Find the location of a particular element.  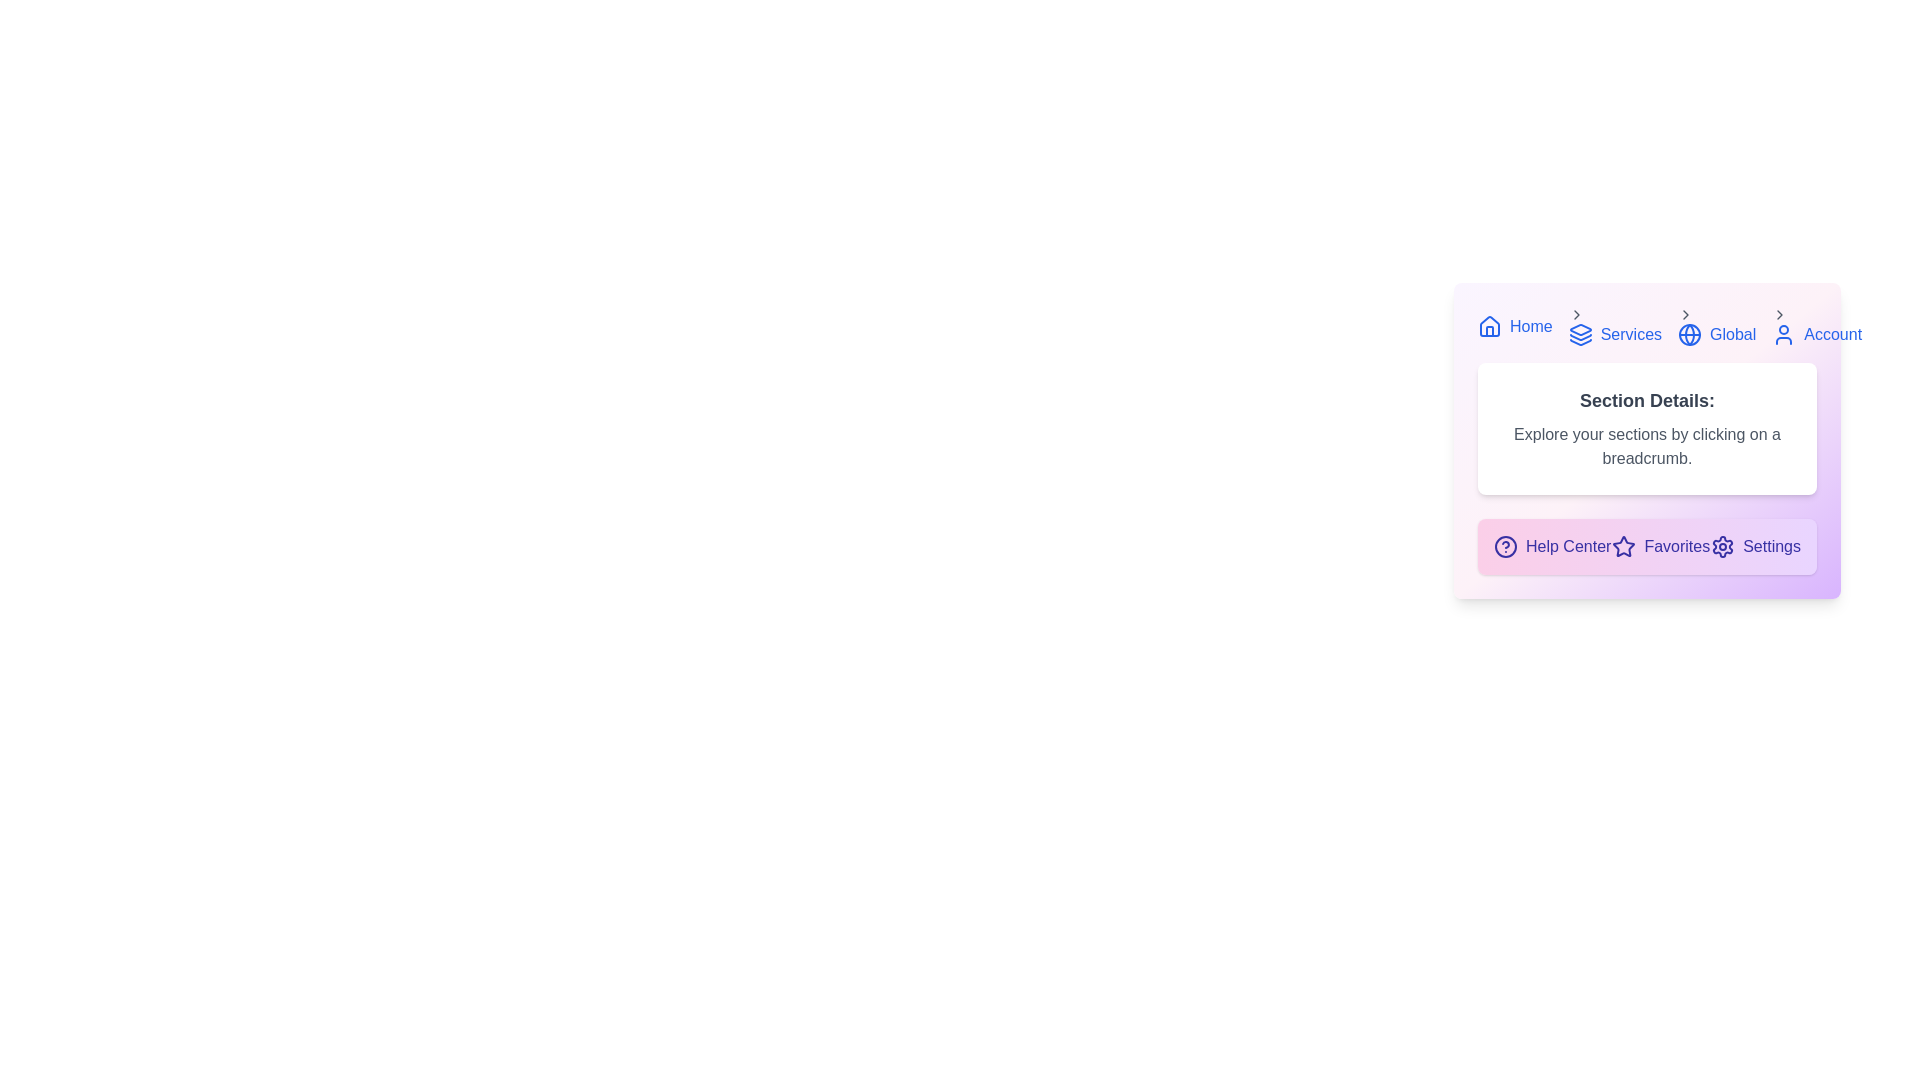

the 'Services' link in the breadcrumb navigation is located at coordinates (1615, 334).